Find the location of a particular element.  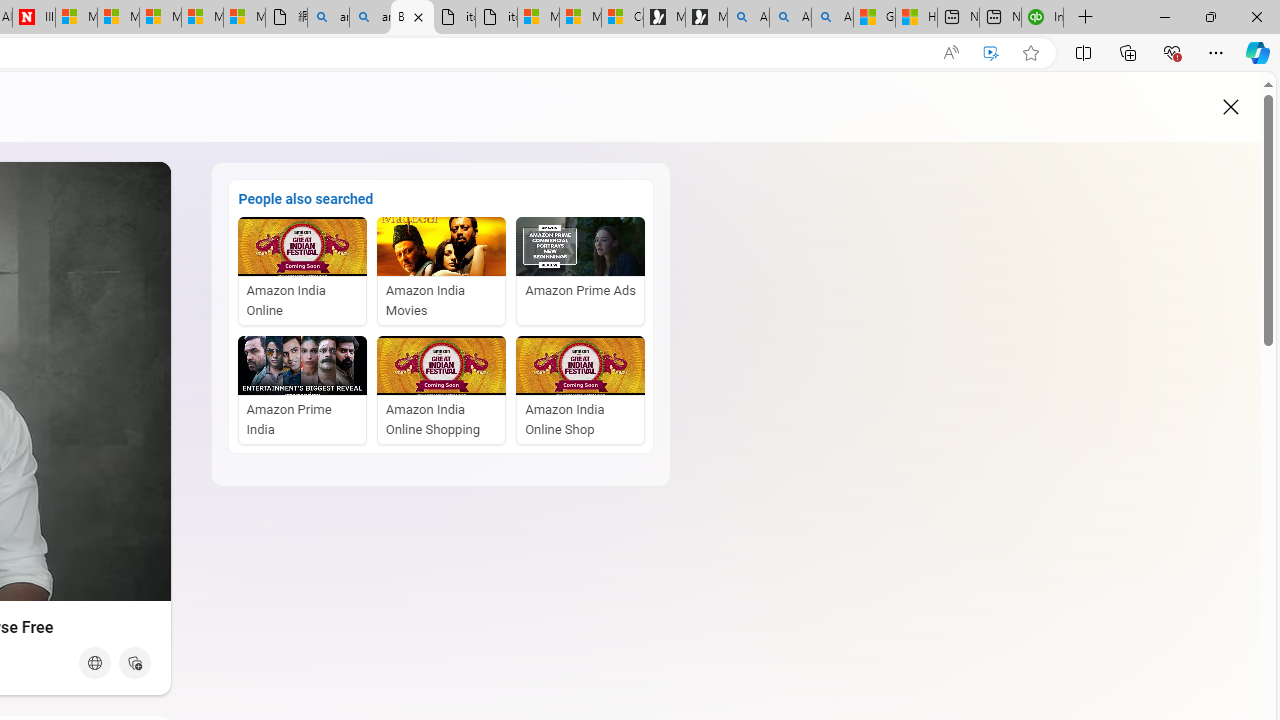

'Alabama high school quarterback dies - Search' is located at coordinates (747, 17).